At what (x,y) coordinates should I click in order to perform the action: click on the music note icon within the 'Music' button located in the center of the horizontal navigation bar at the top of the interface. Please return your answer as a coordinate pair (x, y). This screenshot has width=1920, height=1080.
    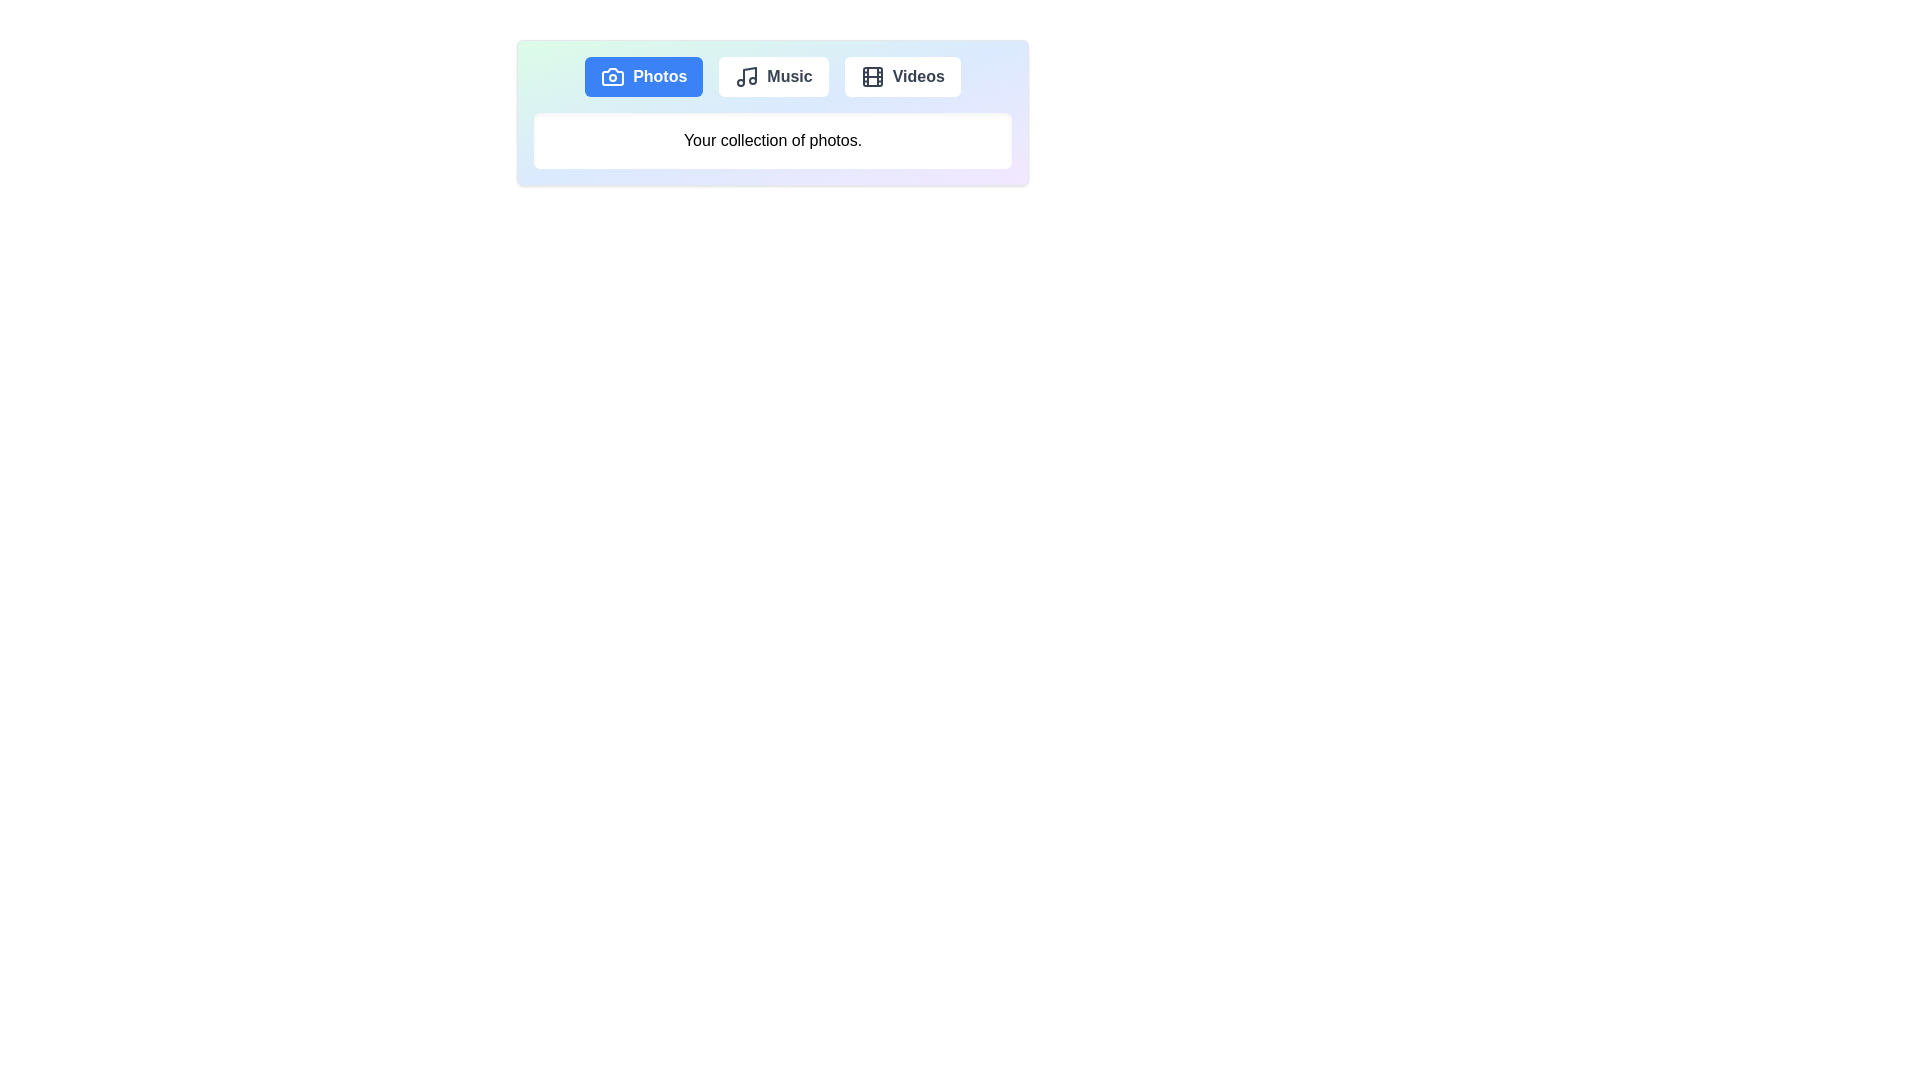
    Looking at the image, I should click on (746, 76).